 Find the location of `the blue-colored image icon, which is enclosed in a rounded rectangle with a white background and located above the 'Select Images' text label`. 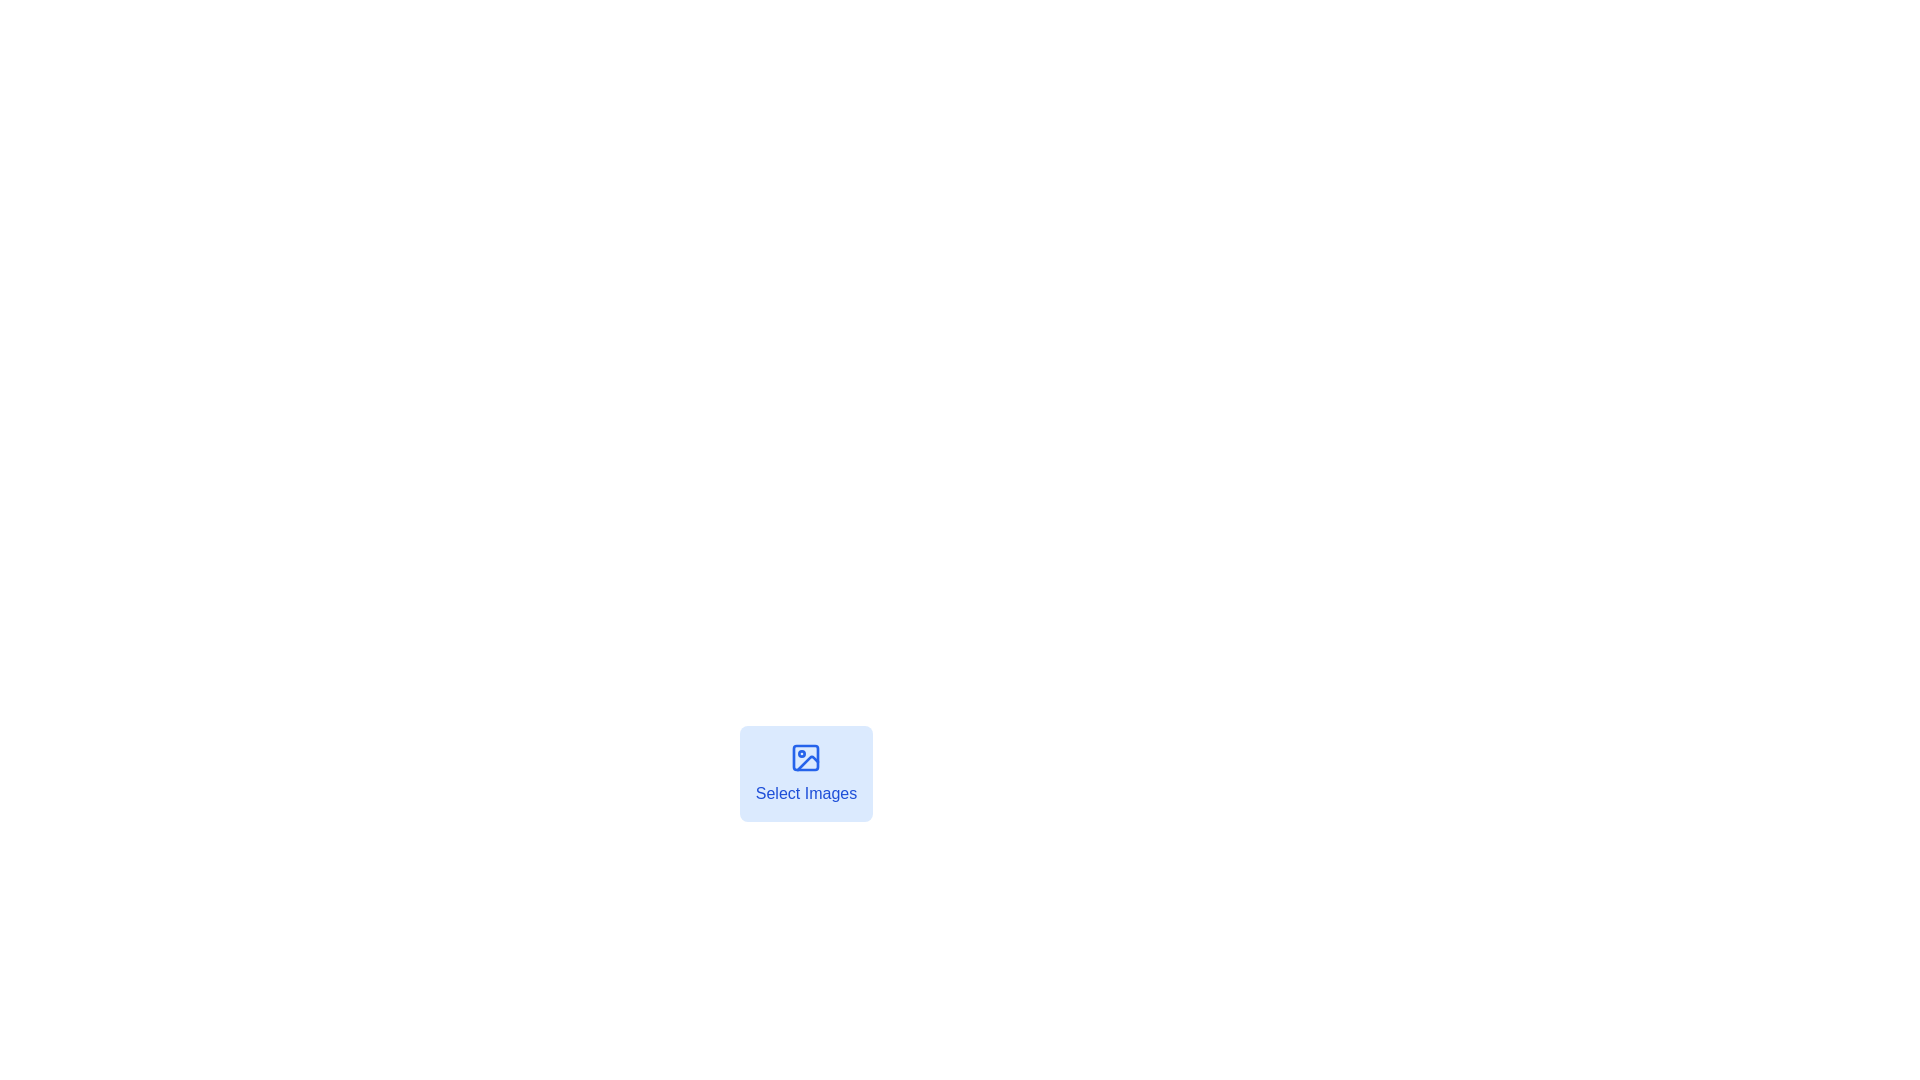

the blue-colored image icon, which is enclosed in a rounded rectangle with a white background and located above the 'Select Images' text label is located at coordinates (806, 758).